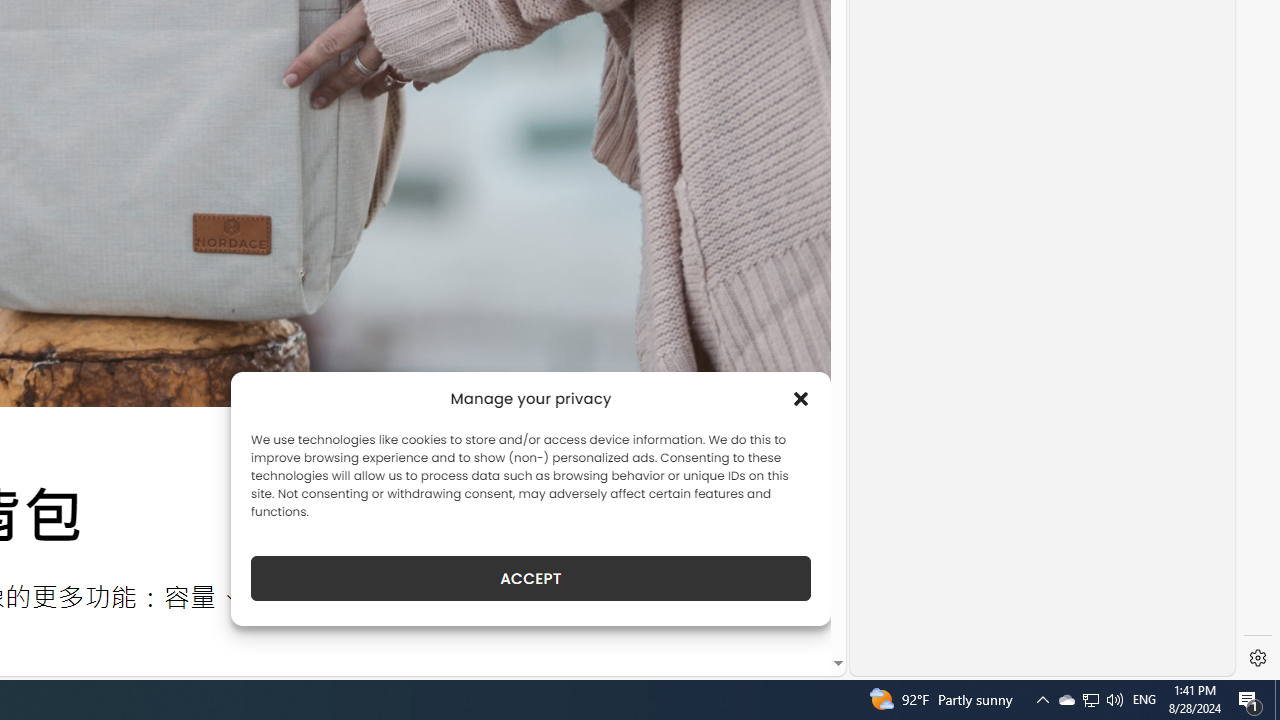  Describe the element at coordinates (531, 578) in the screenshot. I see `'ACCEPT'` at that location.